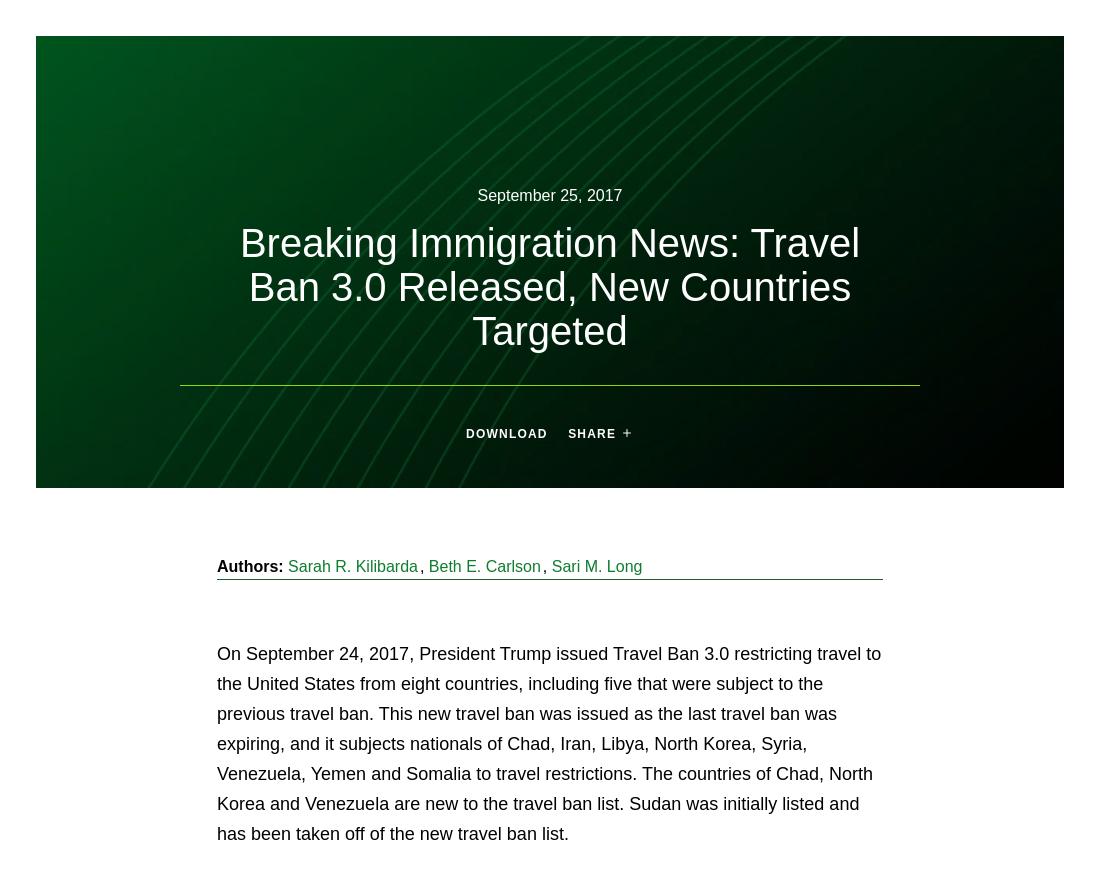 Image resolution: width=1100 pixels, height=879 pixels. What do you see at coordinates (1069, 47) in the screenshot?
I see `'Search'` at bounding box center [1069, 47].